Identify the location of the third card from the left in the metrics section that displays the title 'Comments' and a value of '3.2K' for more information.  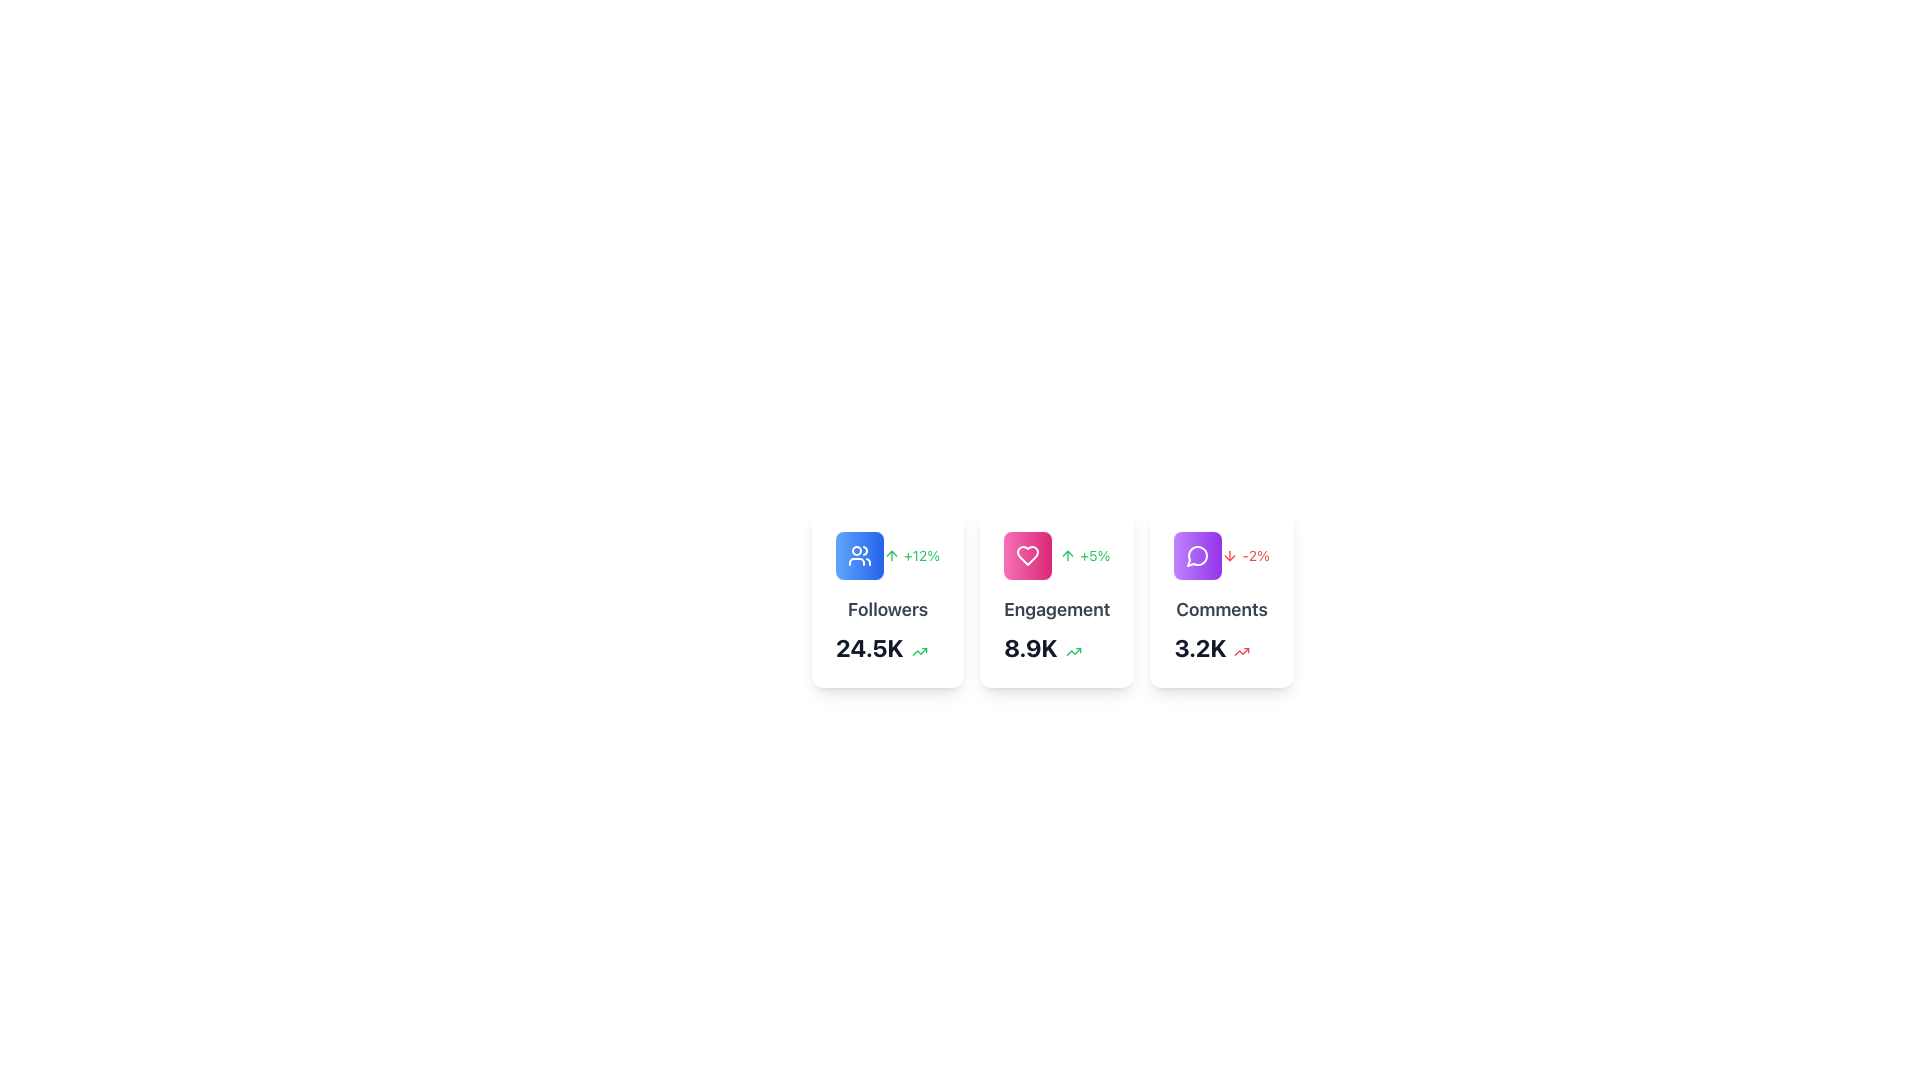
(1238, 596).